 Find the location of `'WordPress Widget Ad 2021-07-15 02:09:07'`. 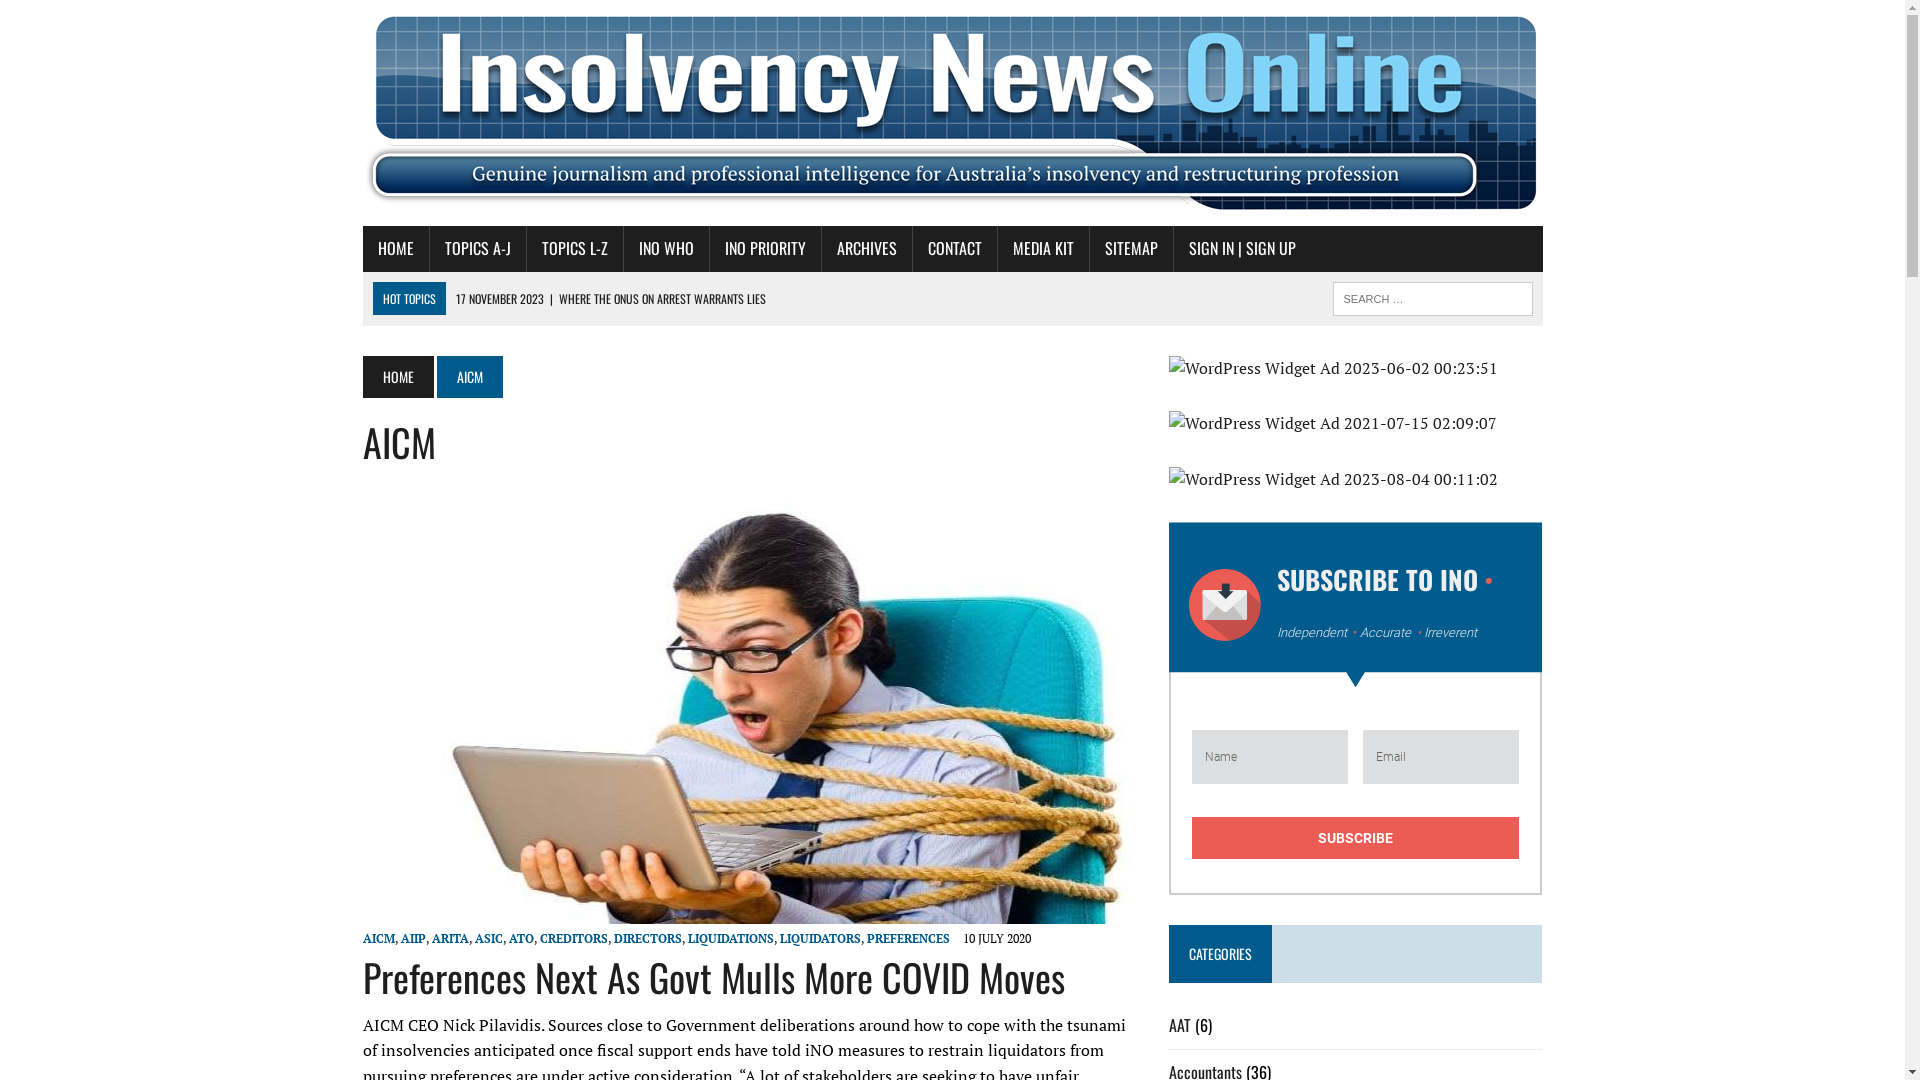

'WordPress Widget Ad 2021-07-15 02:09:07' is located at coordinates (1356, 423).